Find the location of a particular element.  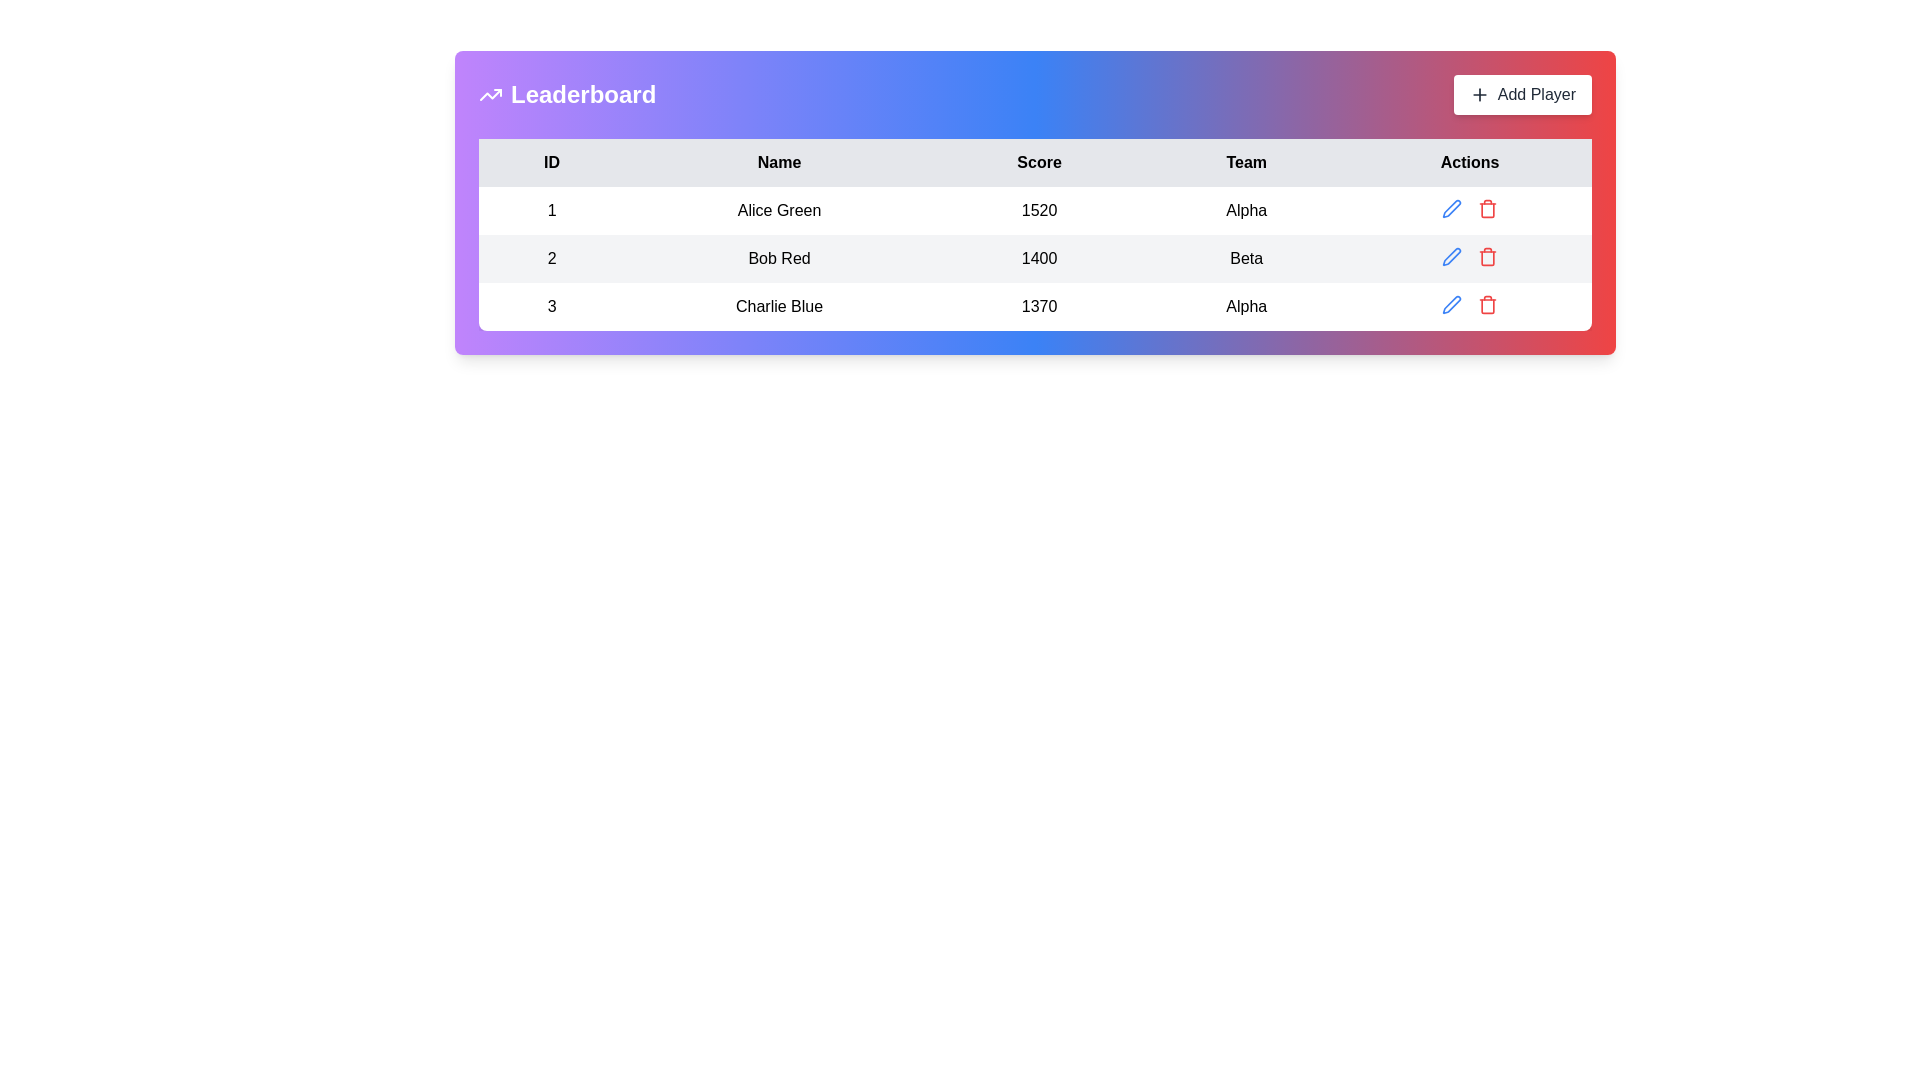

the small graphical icon resembling a cross or plus sign located at the leftmost position of the 'Add Player' button, which is situated at the top-right corner above the leaderboard table is located at coordinates (1479, 95).